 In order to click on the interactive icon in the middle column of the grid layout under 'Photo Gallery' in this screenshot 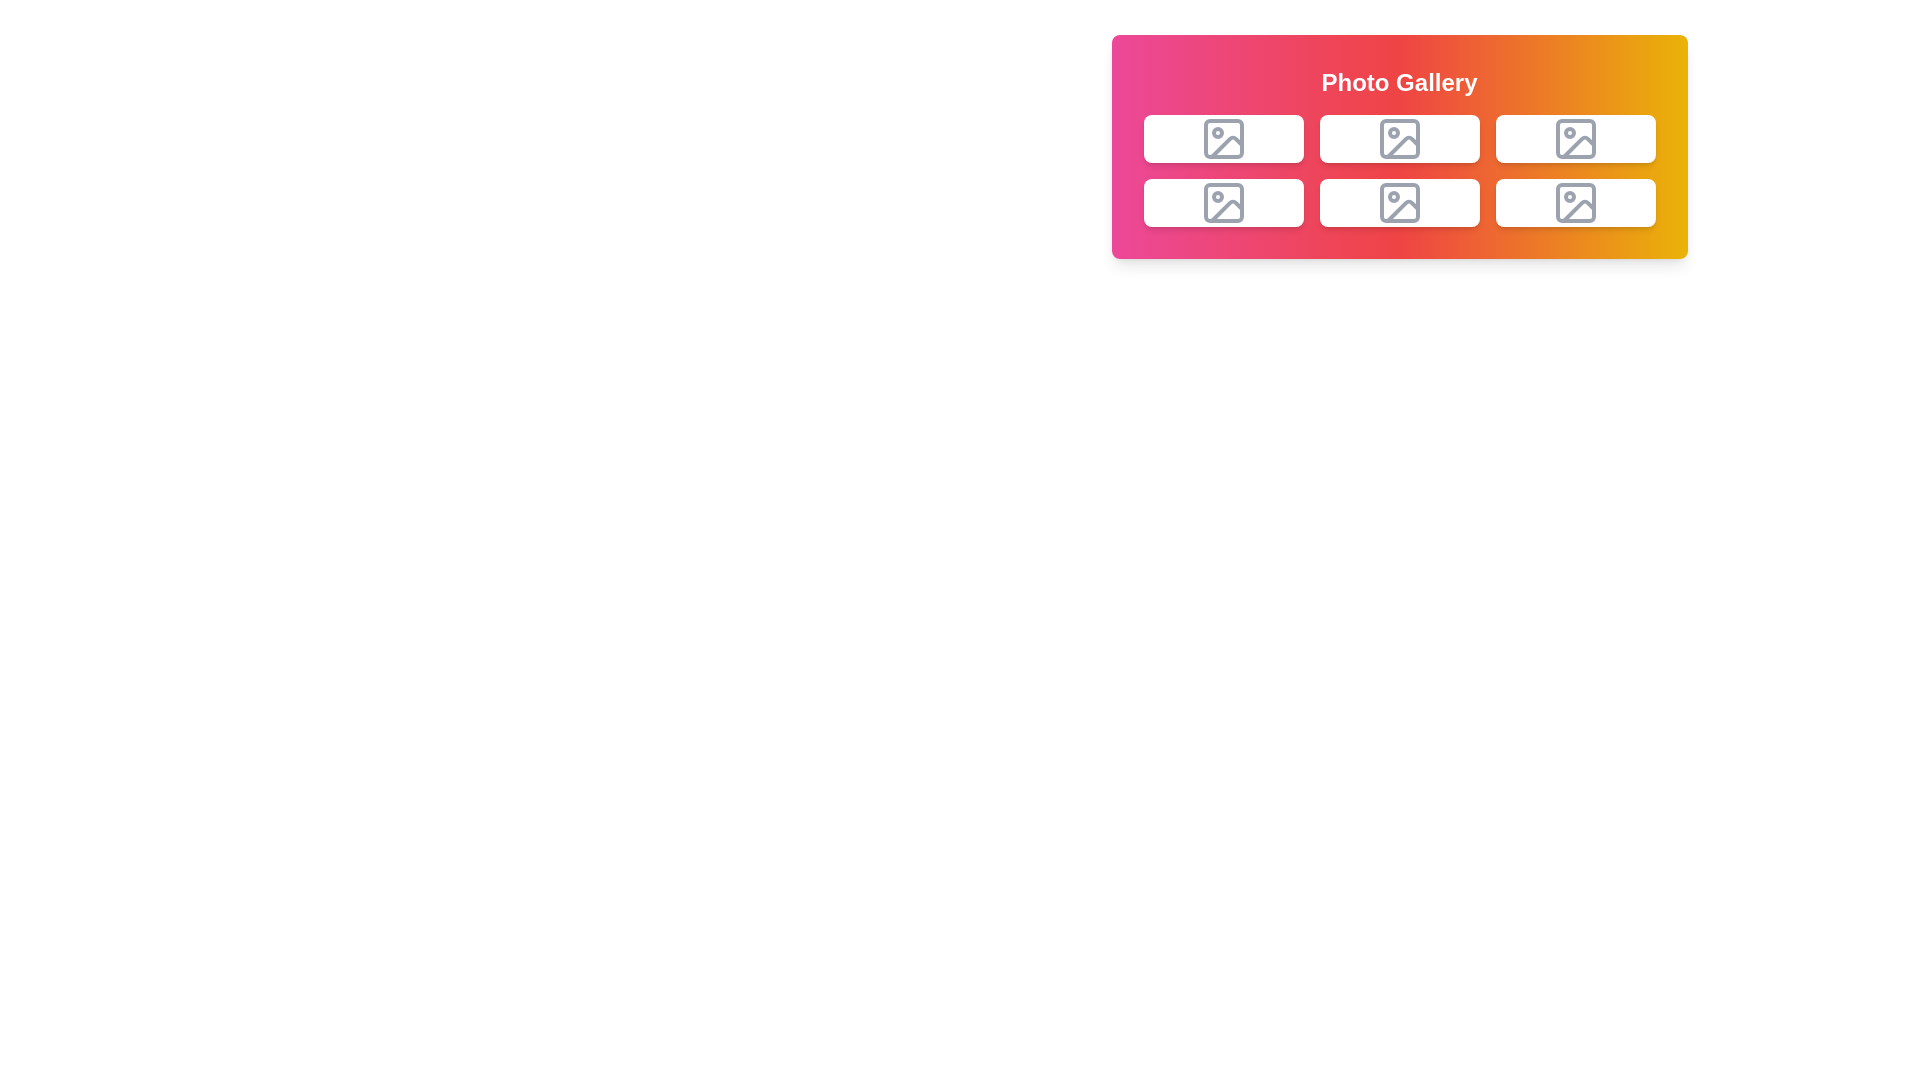, I will do `click(1398, 137)`.